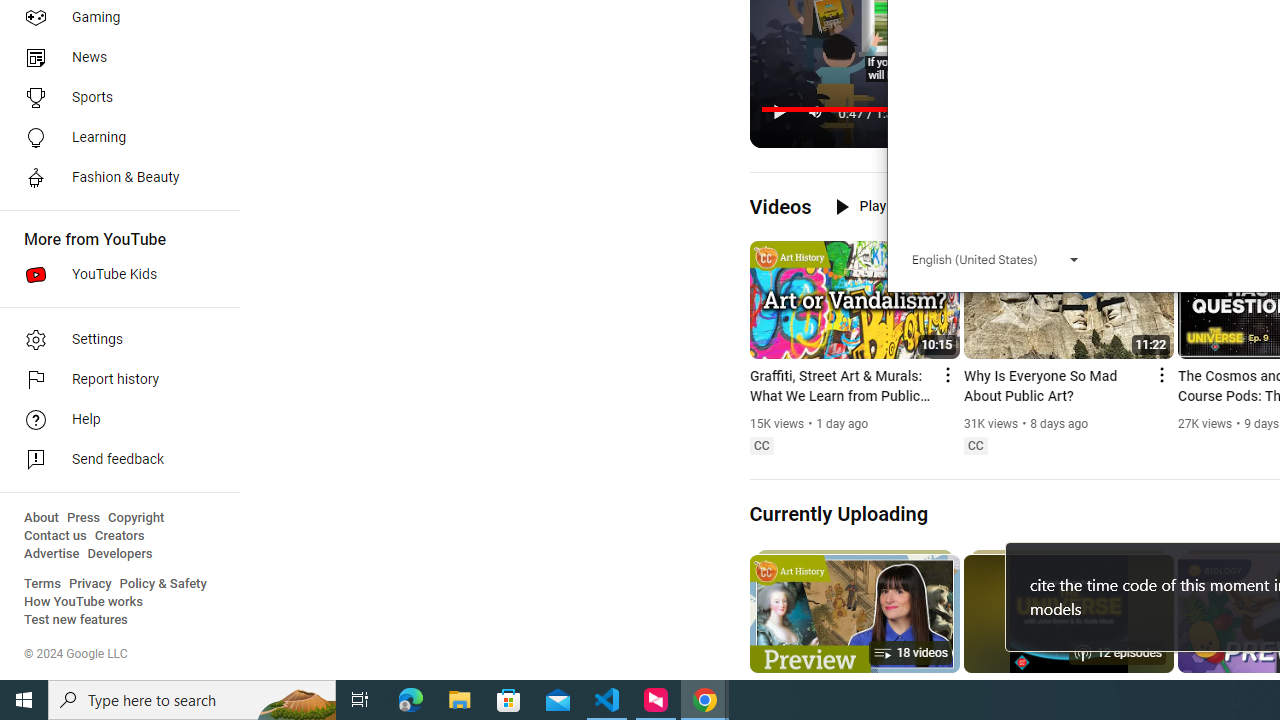 This screenshot has height=720, width=1280. Describe the element at coordinates (839, 512) in the screenshot. I see `'Currently Uploading'` at that location.